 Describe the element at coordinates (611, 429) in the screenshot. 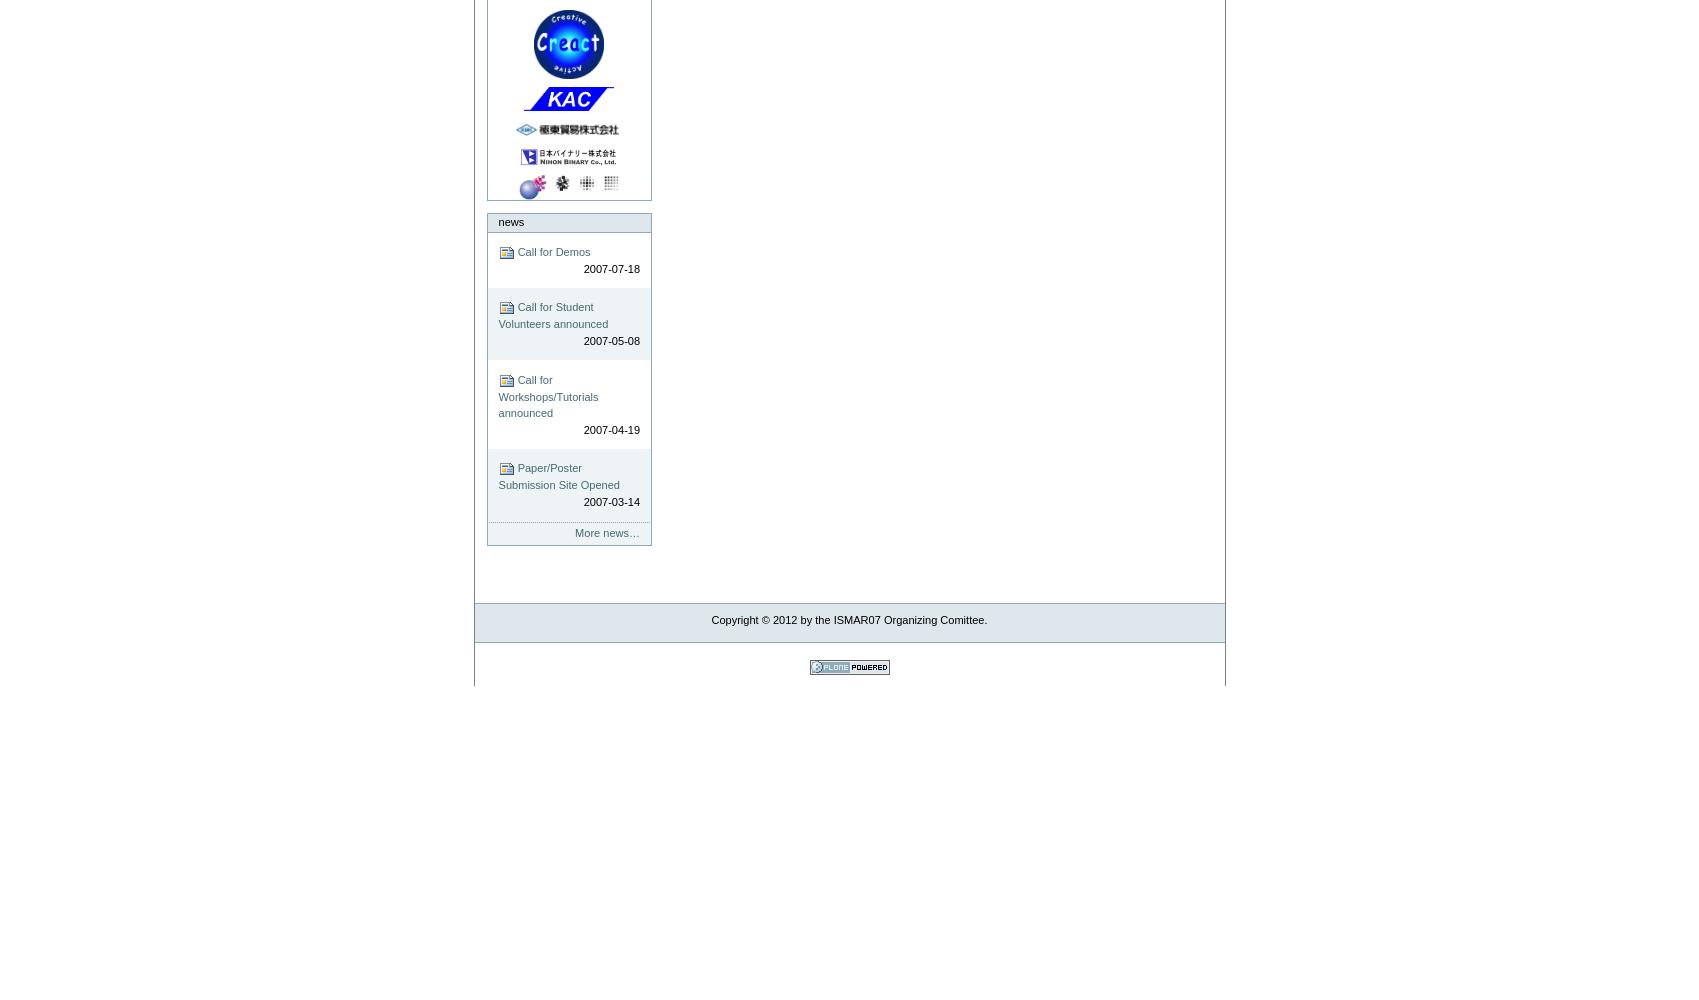

I see `'2007-04-19'` at that location.